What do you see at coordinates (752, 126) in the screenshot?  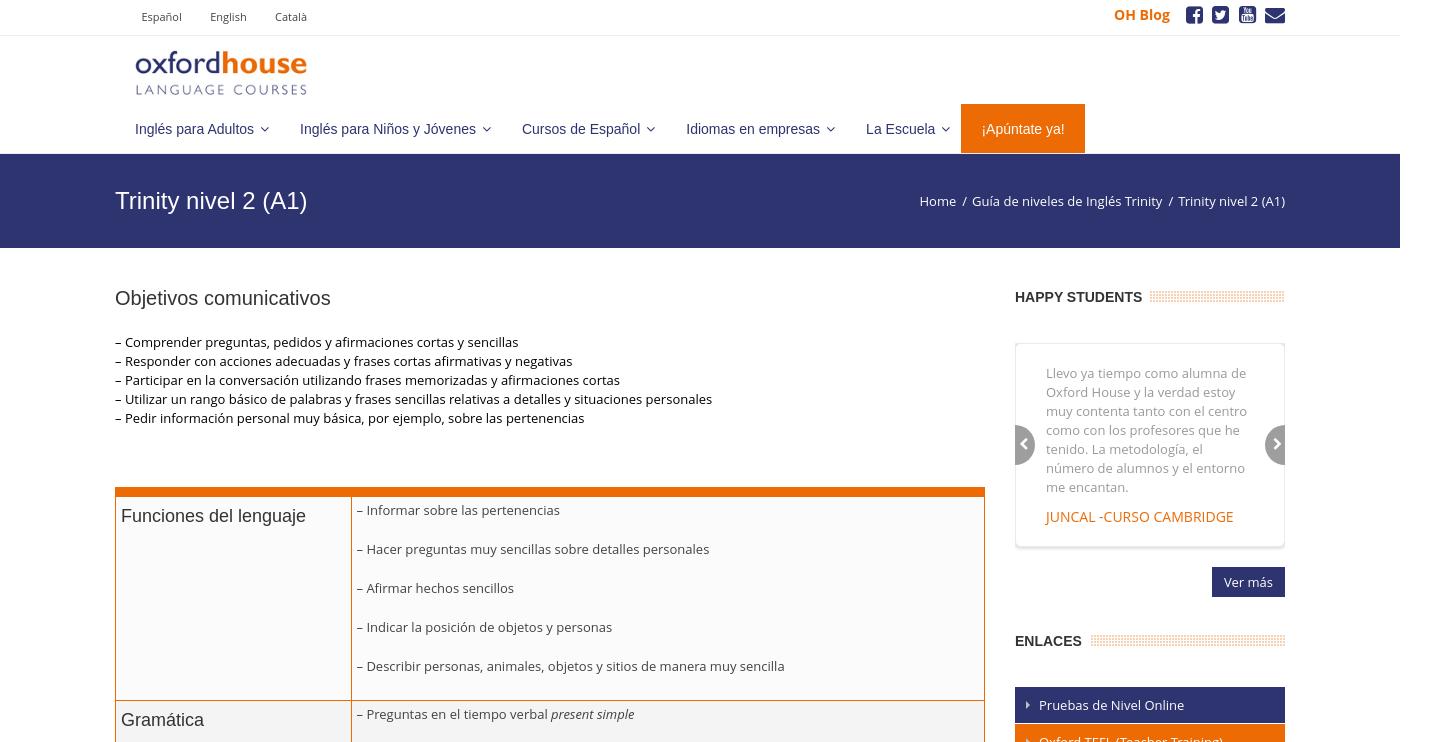 I see `'Idiomas en empresas'` at bounding box center [752, 126].